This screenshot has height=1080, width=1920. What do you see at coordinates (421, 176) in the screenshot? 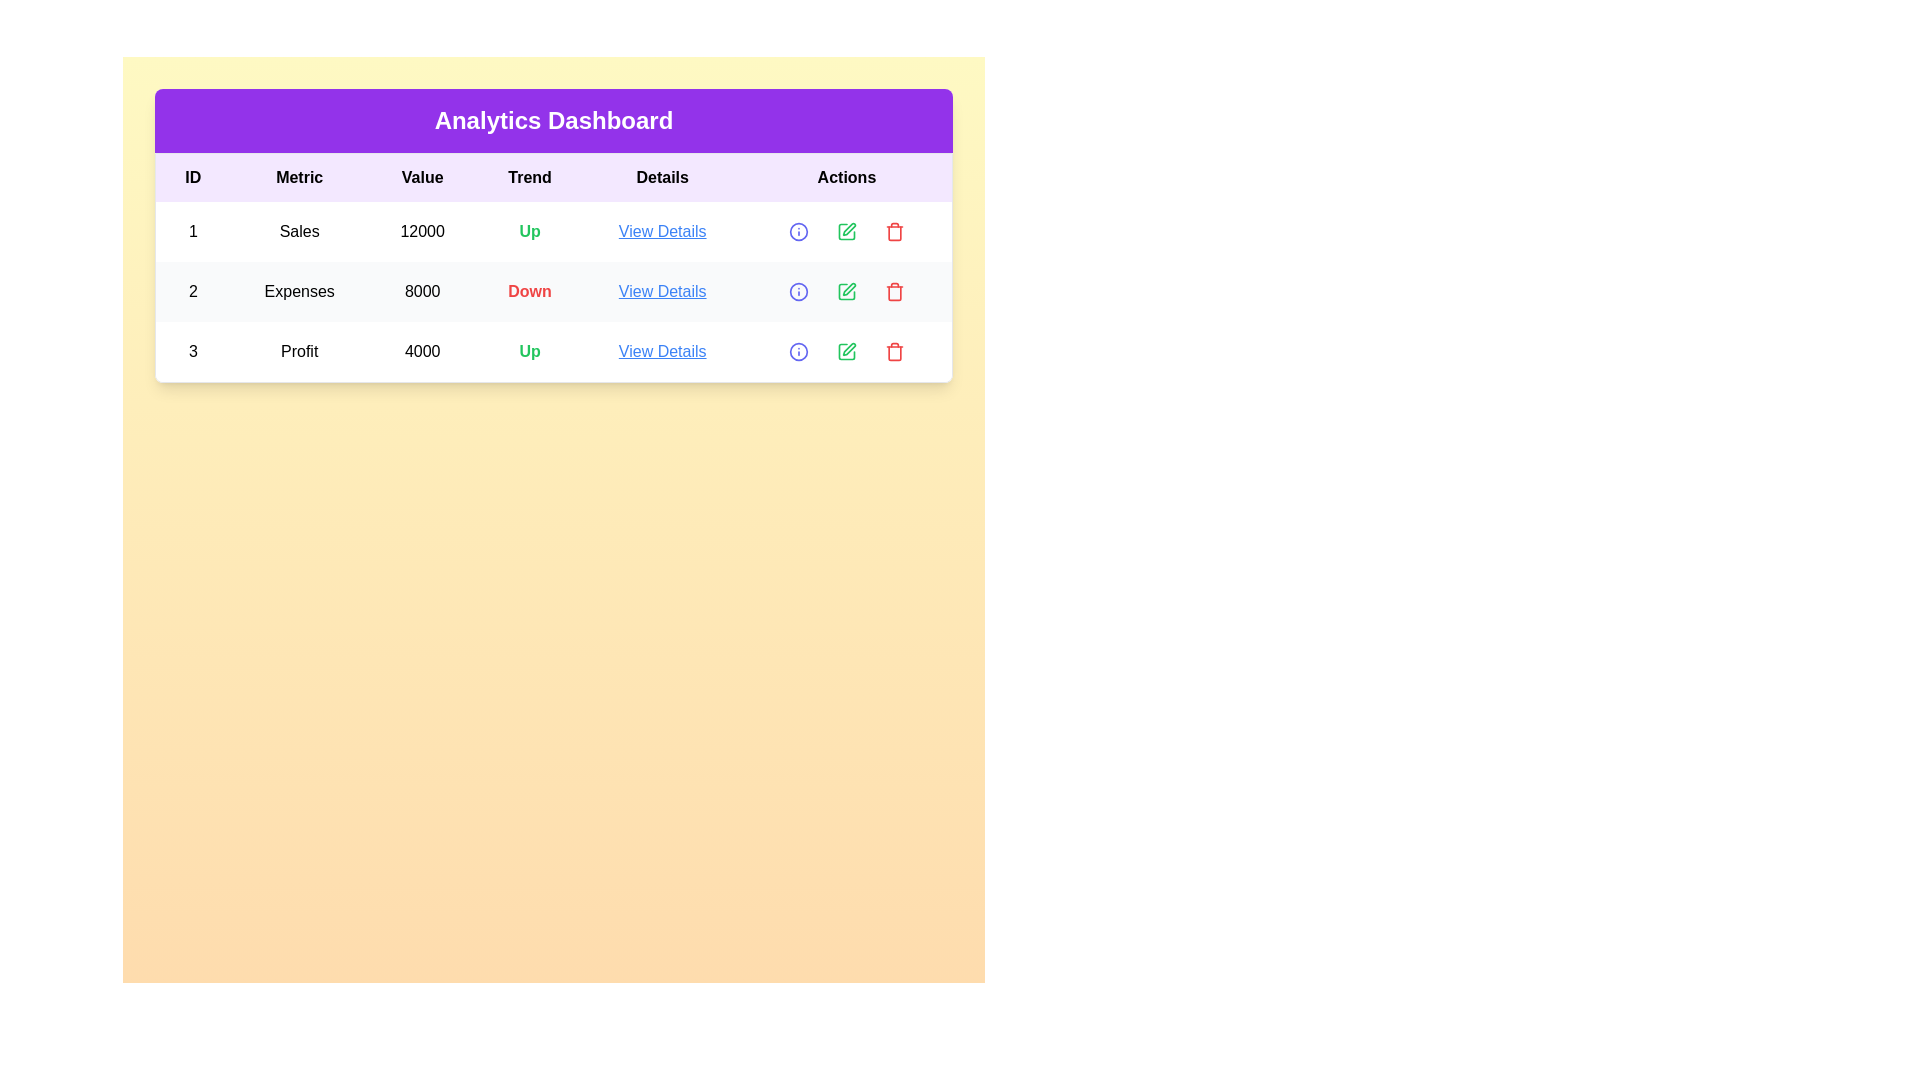
I see `the 'Value' column header cell in the dashboard table, which is positioned between the 'Metric' and 'Trend' headers` at bounding box center [421, 176].